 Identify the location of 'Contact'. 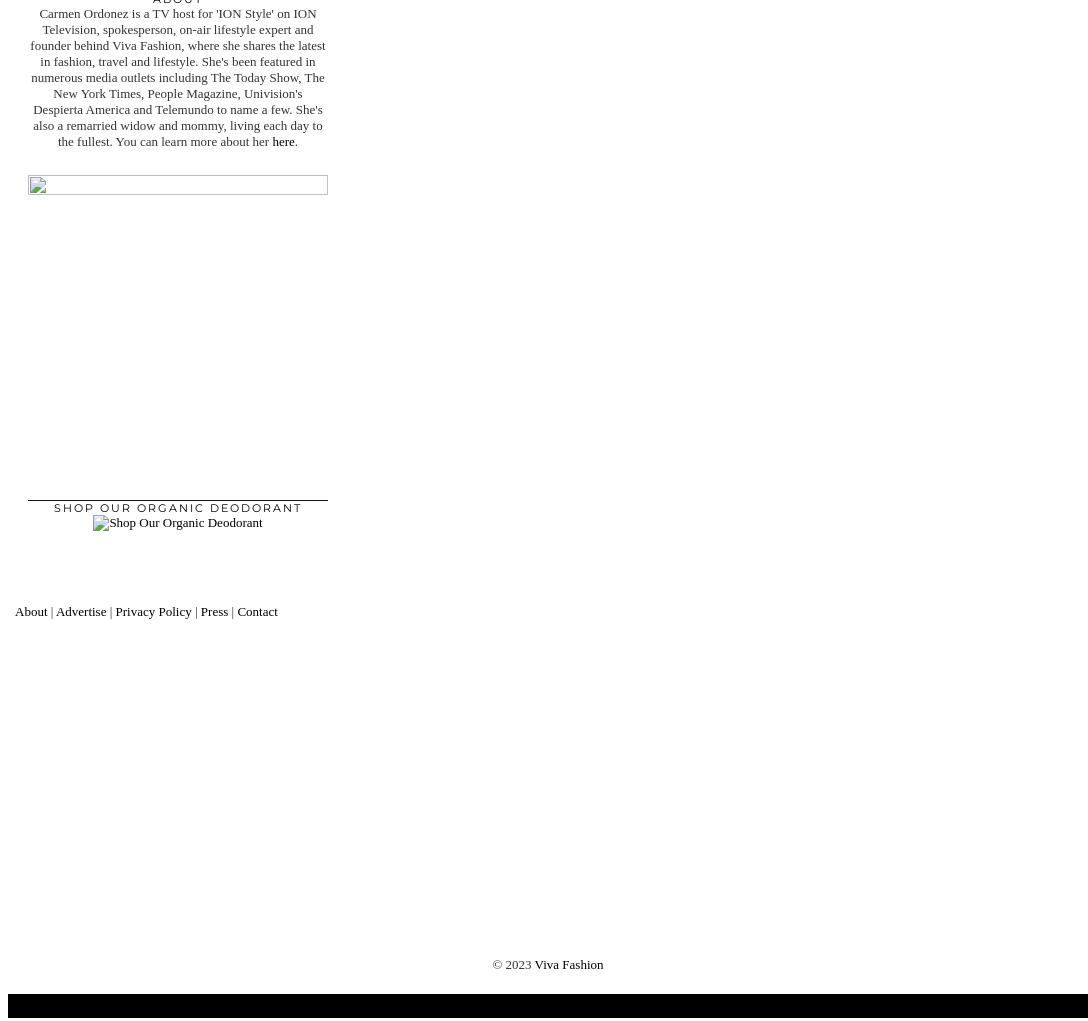
(255, 610).